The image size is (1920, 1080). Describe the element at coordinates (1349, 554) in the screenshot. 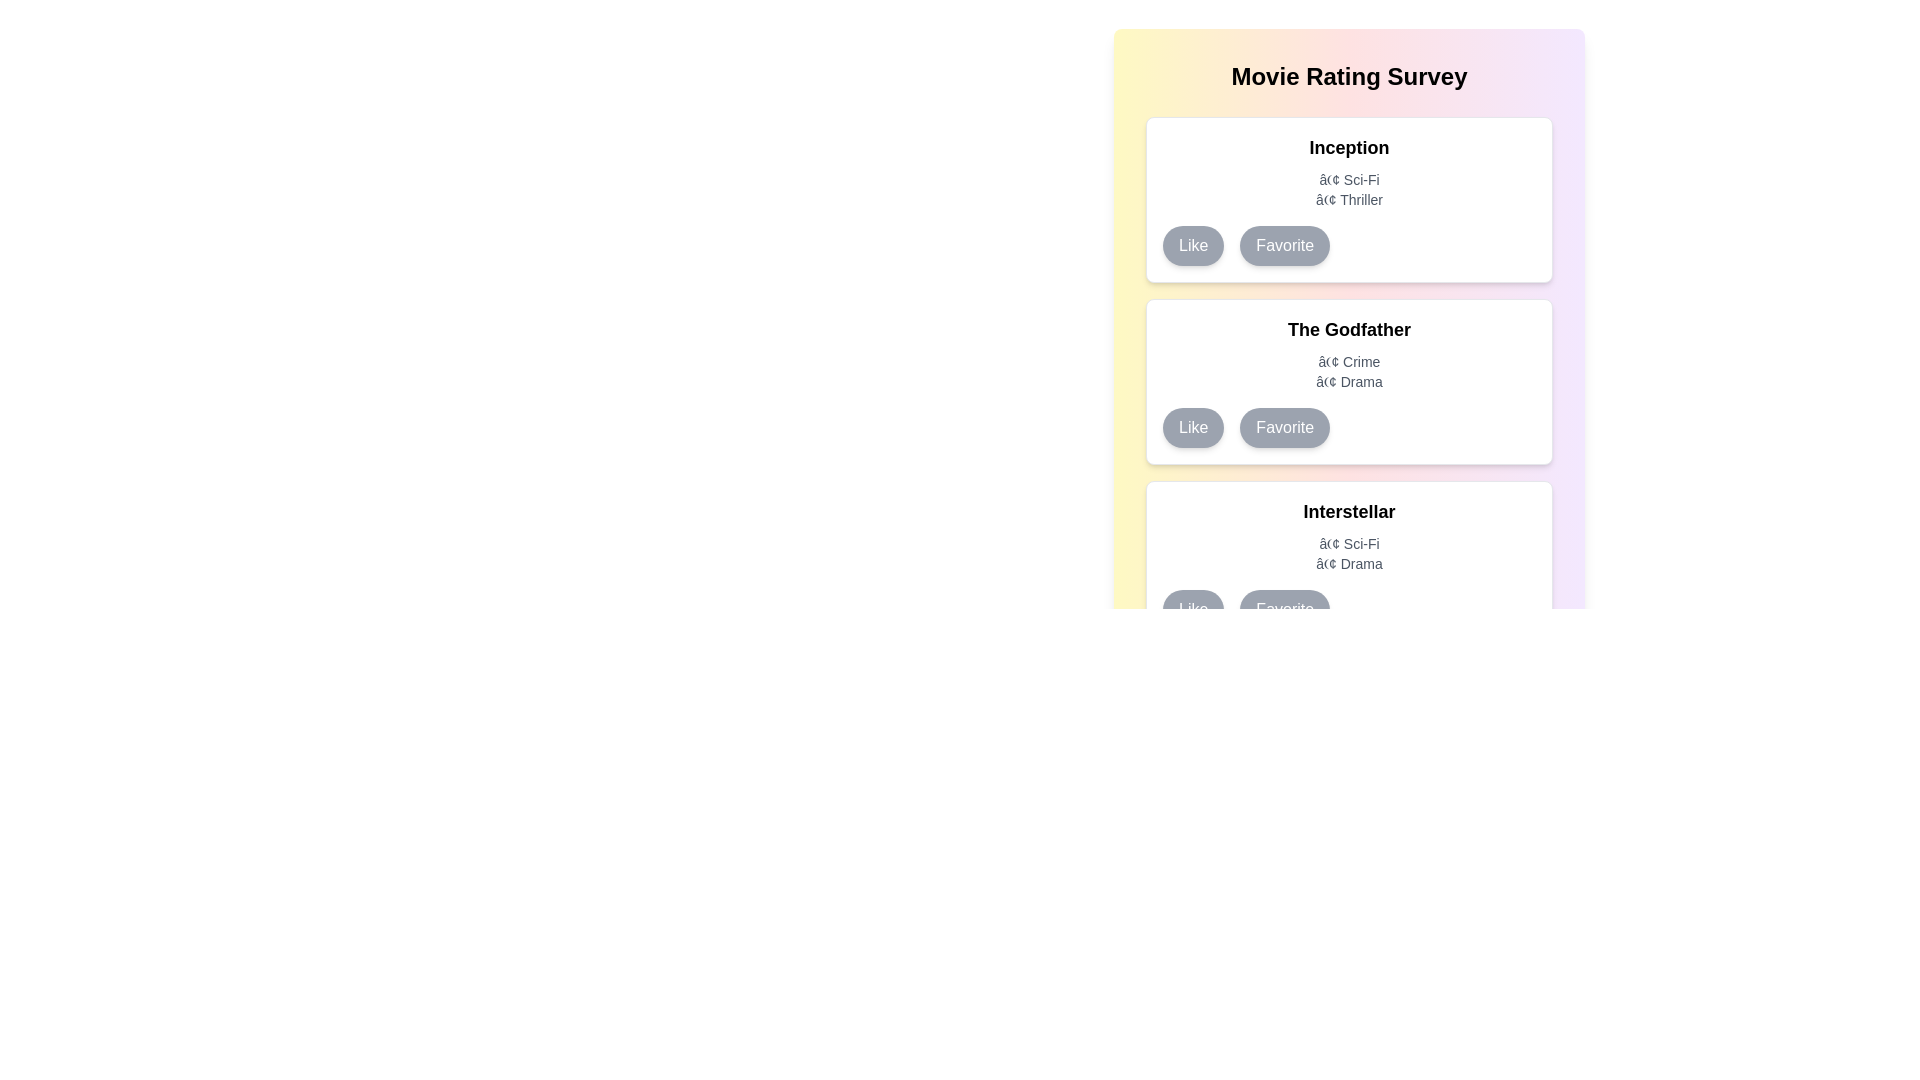

I see `the text display element showing the genres '• Sci-Fi • Drama', which is located below the title 'Interstellar' and above the buttons 'Like' and 'Favorite'` at that location.